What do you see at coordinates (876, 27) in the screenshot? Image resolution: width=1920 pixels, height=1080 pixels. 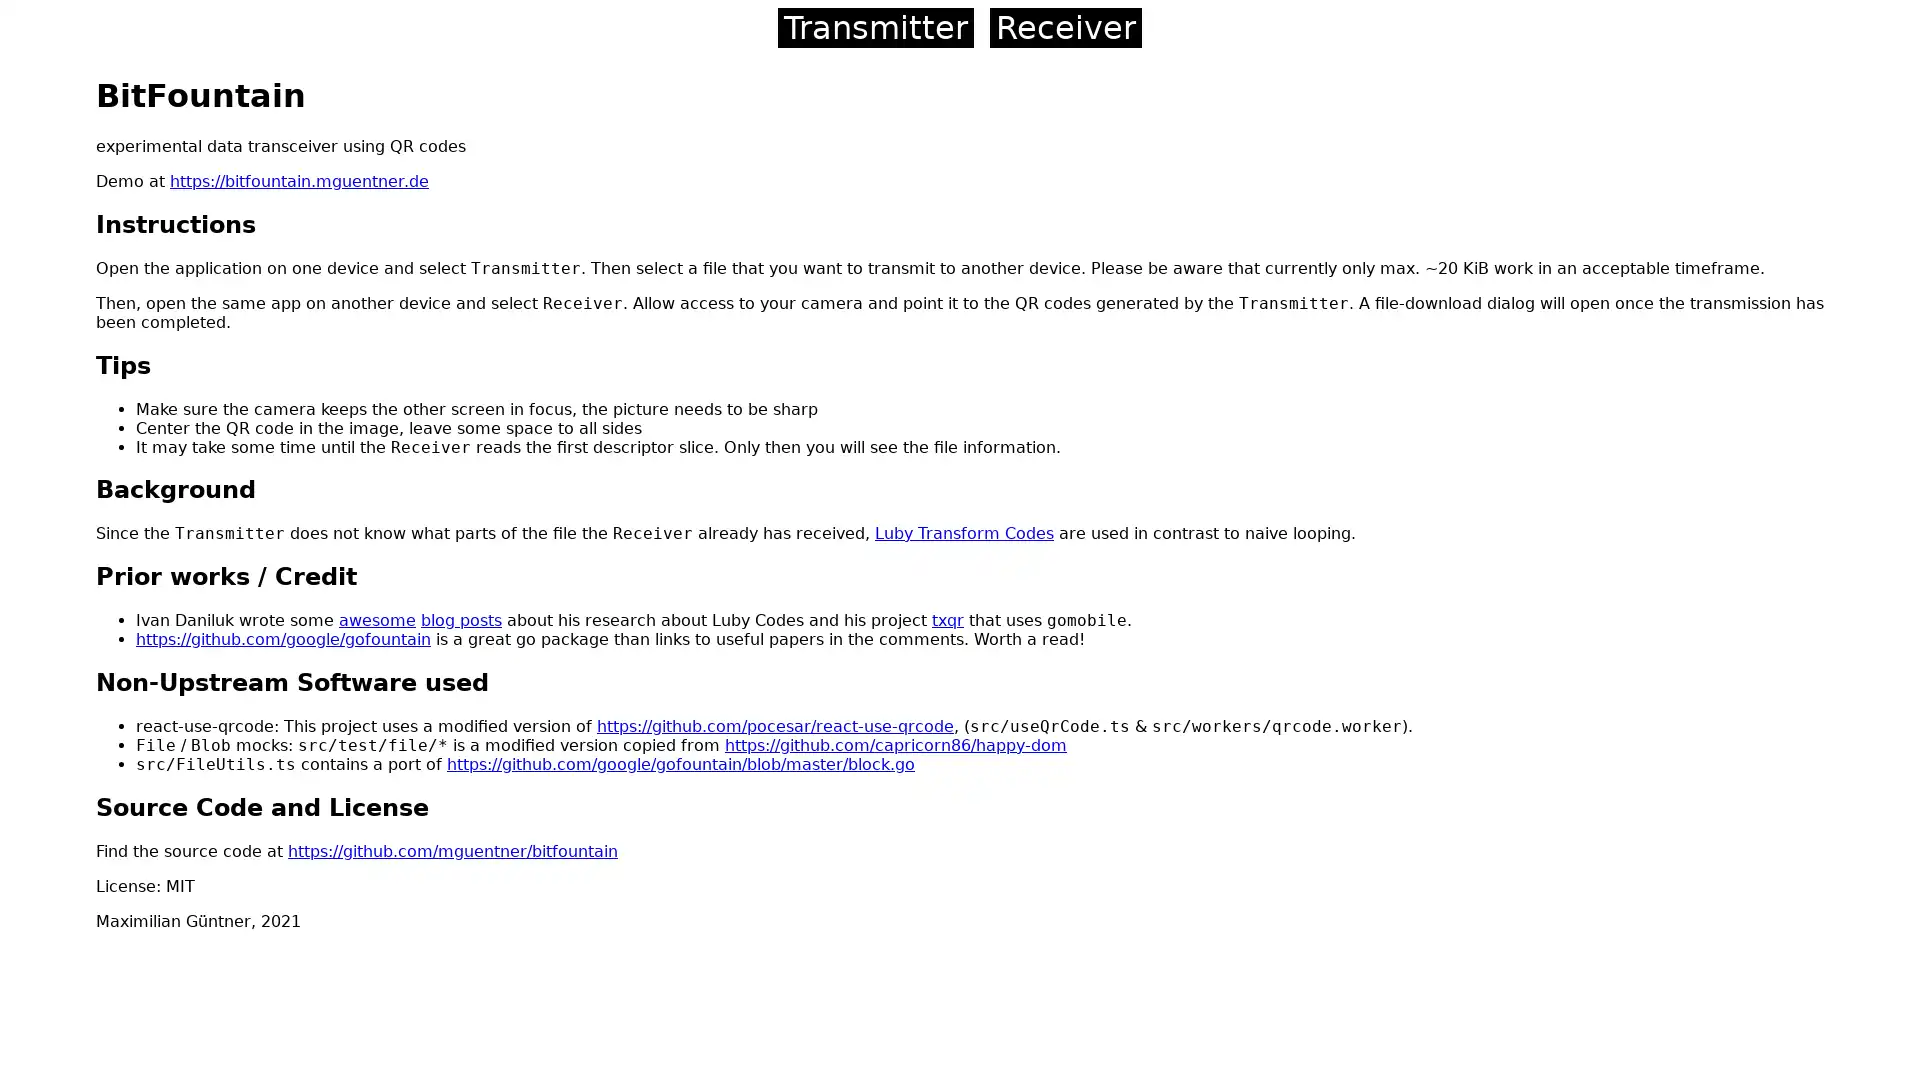 I see `Transmitter` at bounding box center [876, 27].